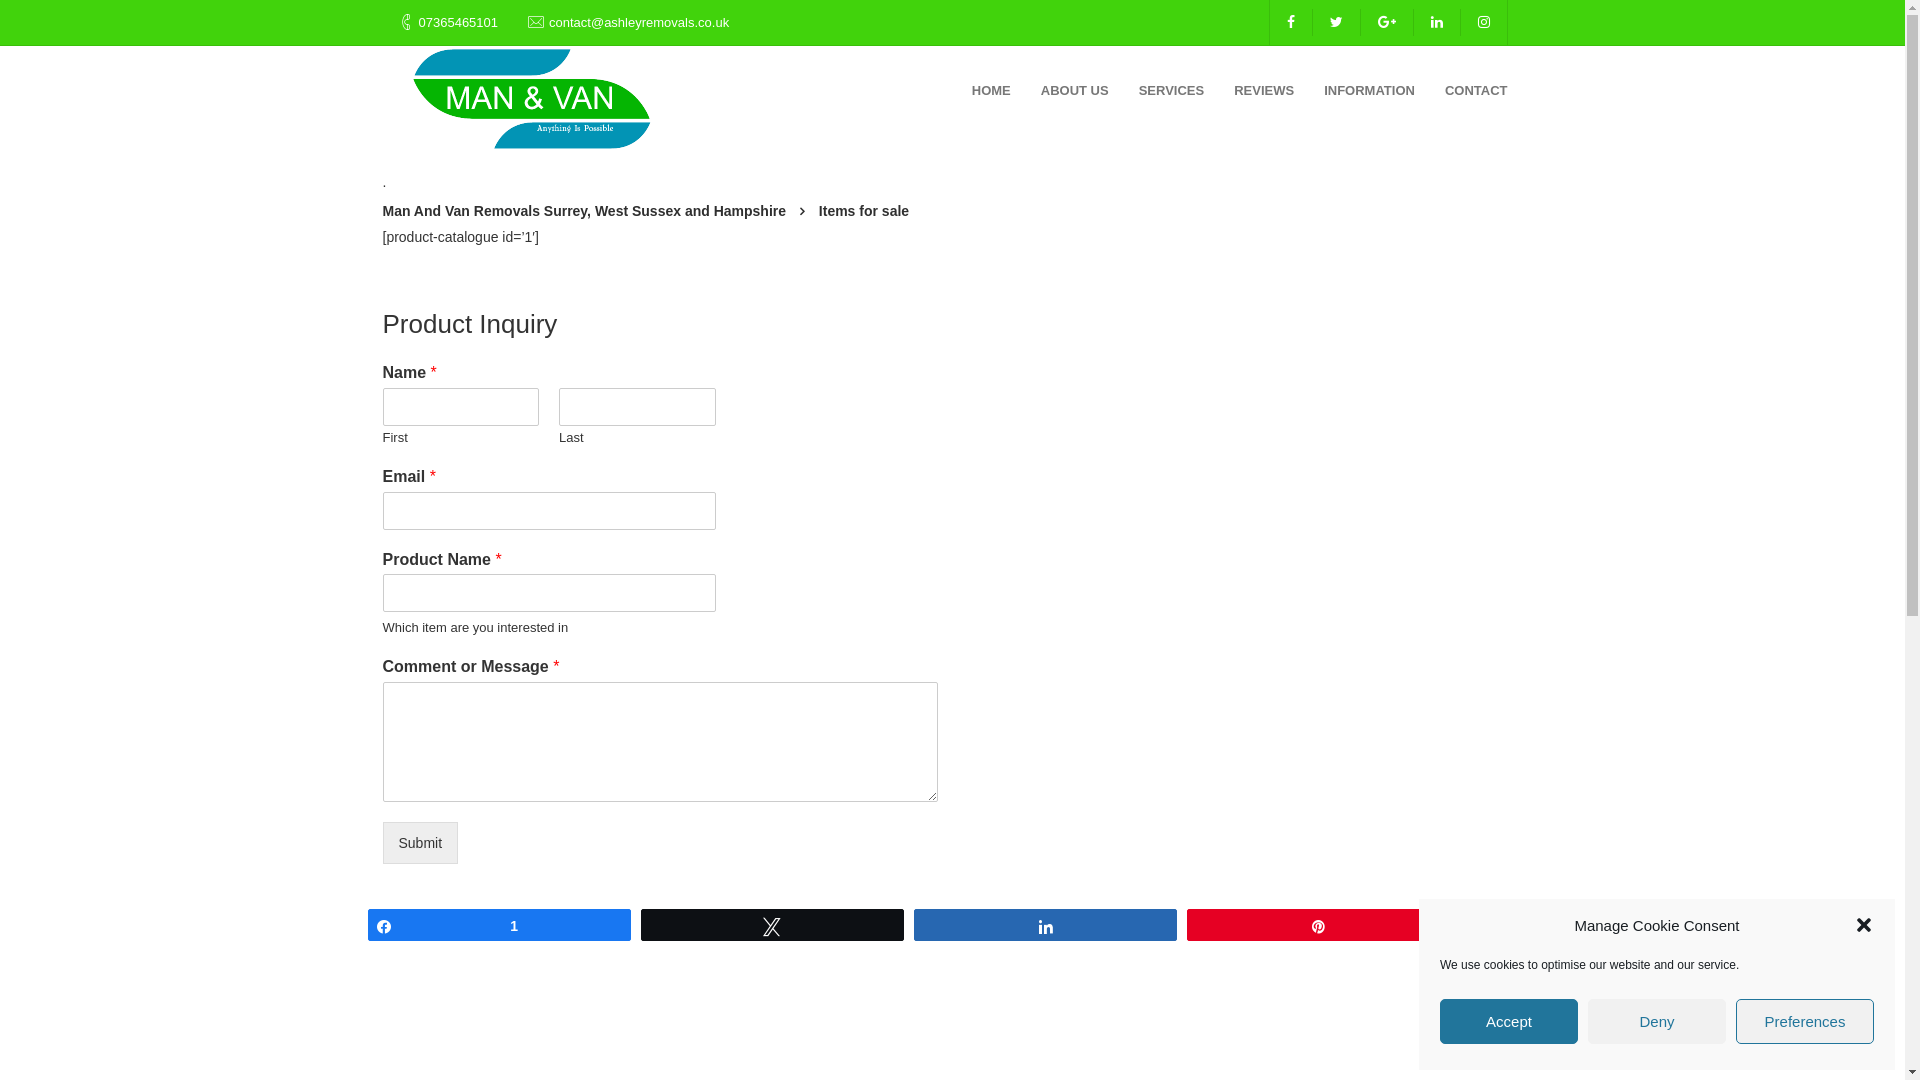 Image resolution: width=1920 pixels, height=1080 pixels. Describe the element at coordinates (498, 925) in the screenshot. I see `'1'` at that location.